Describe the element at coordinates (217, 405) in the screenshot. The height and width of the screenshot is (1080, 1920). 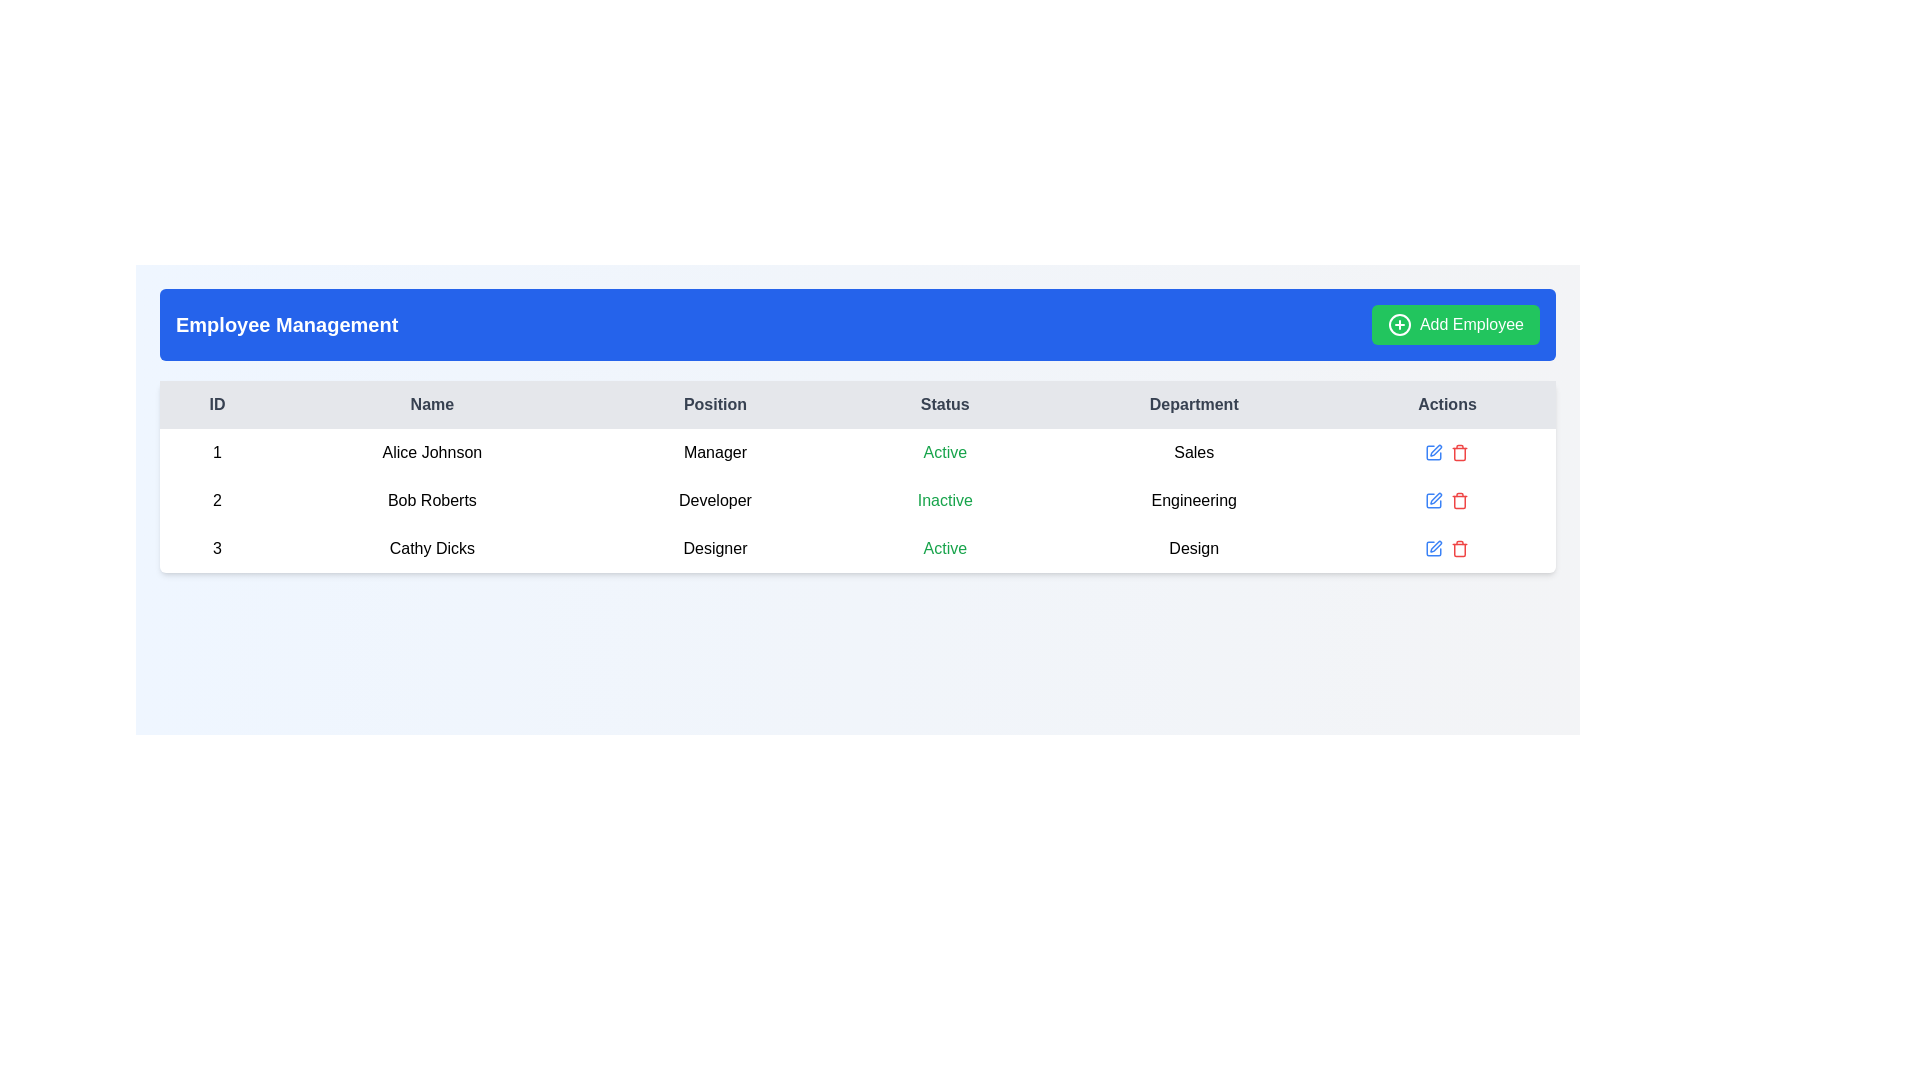
I see `label of the 'ID' text element located in the first column of the table header, which is visually distinguished by its gray background and centered alignment` at that location.